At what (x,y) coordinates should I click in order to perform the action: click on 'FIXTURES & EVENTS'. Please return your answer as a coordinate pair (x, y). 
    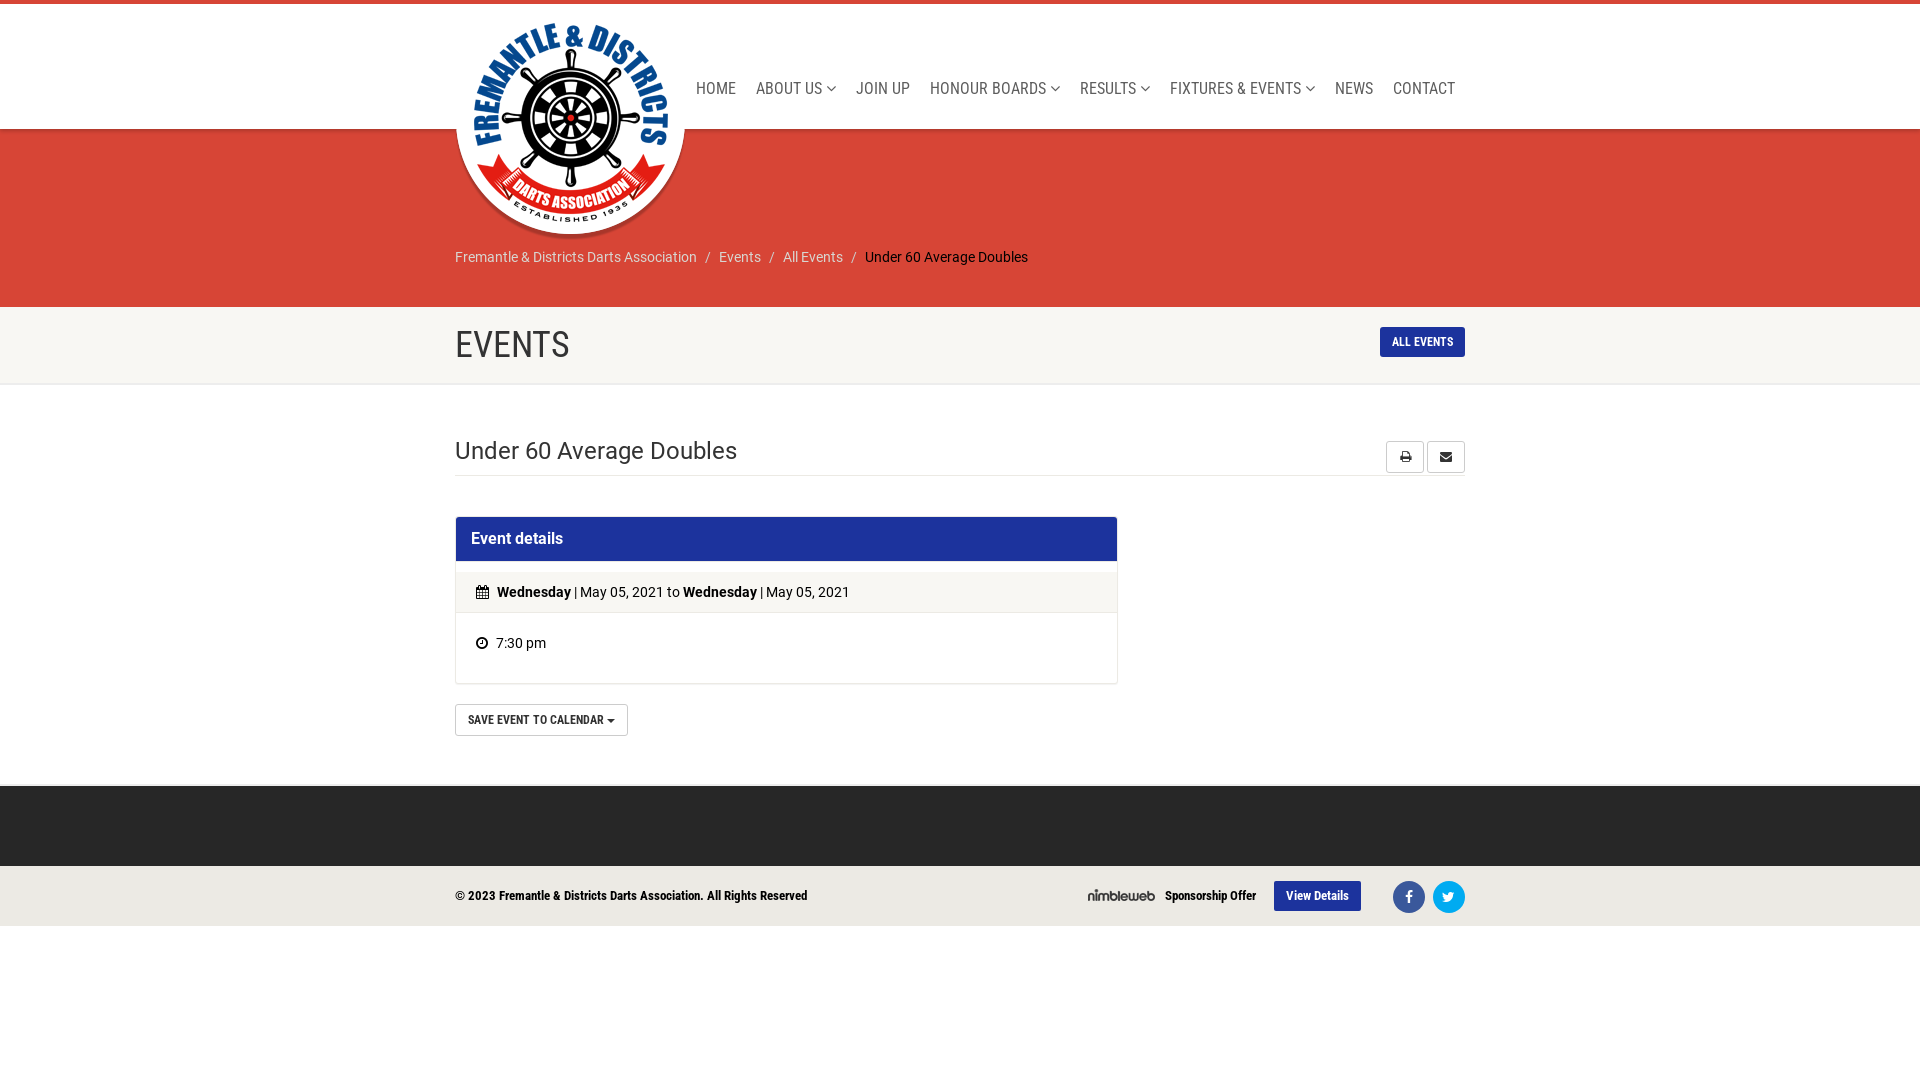
    Looking at the image, I should click on (1241, 87).